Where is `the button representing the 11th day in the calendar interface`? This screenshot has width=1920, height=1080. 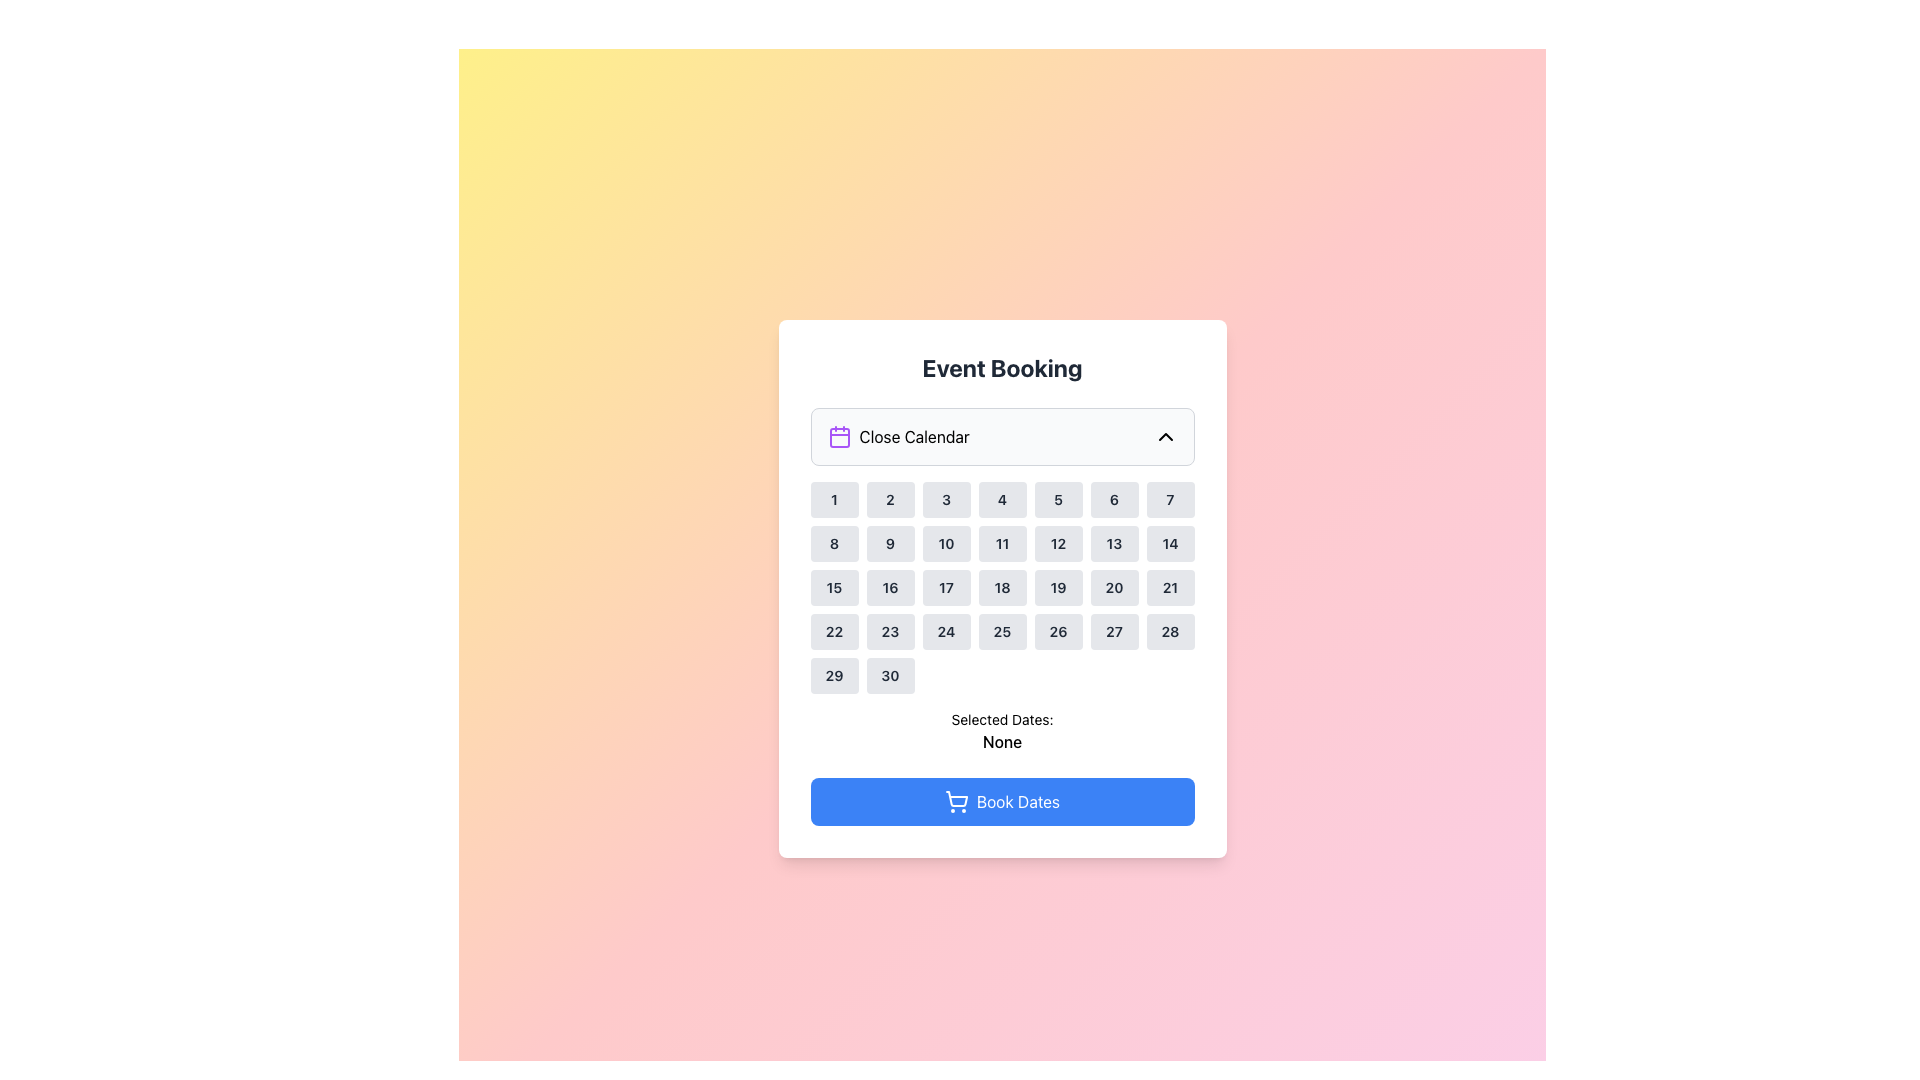 the button representing the 11th day in the calendar interface is located at coordinates (1002, 543).